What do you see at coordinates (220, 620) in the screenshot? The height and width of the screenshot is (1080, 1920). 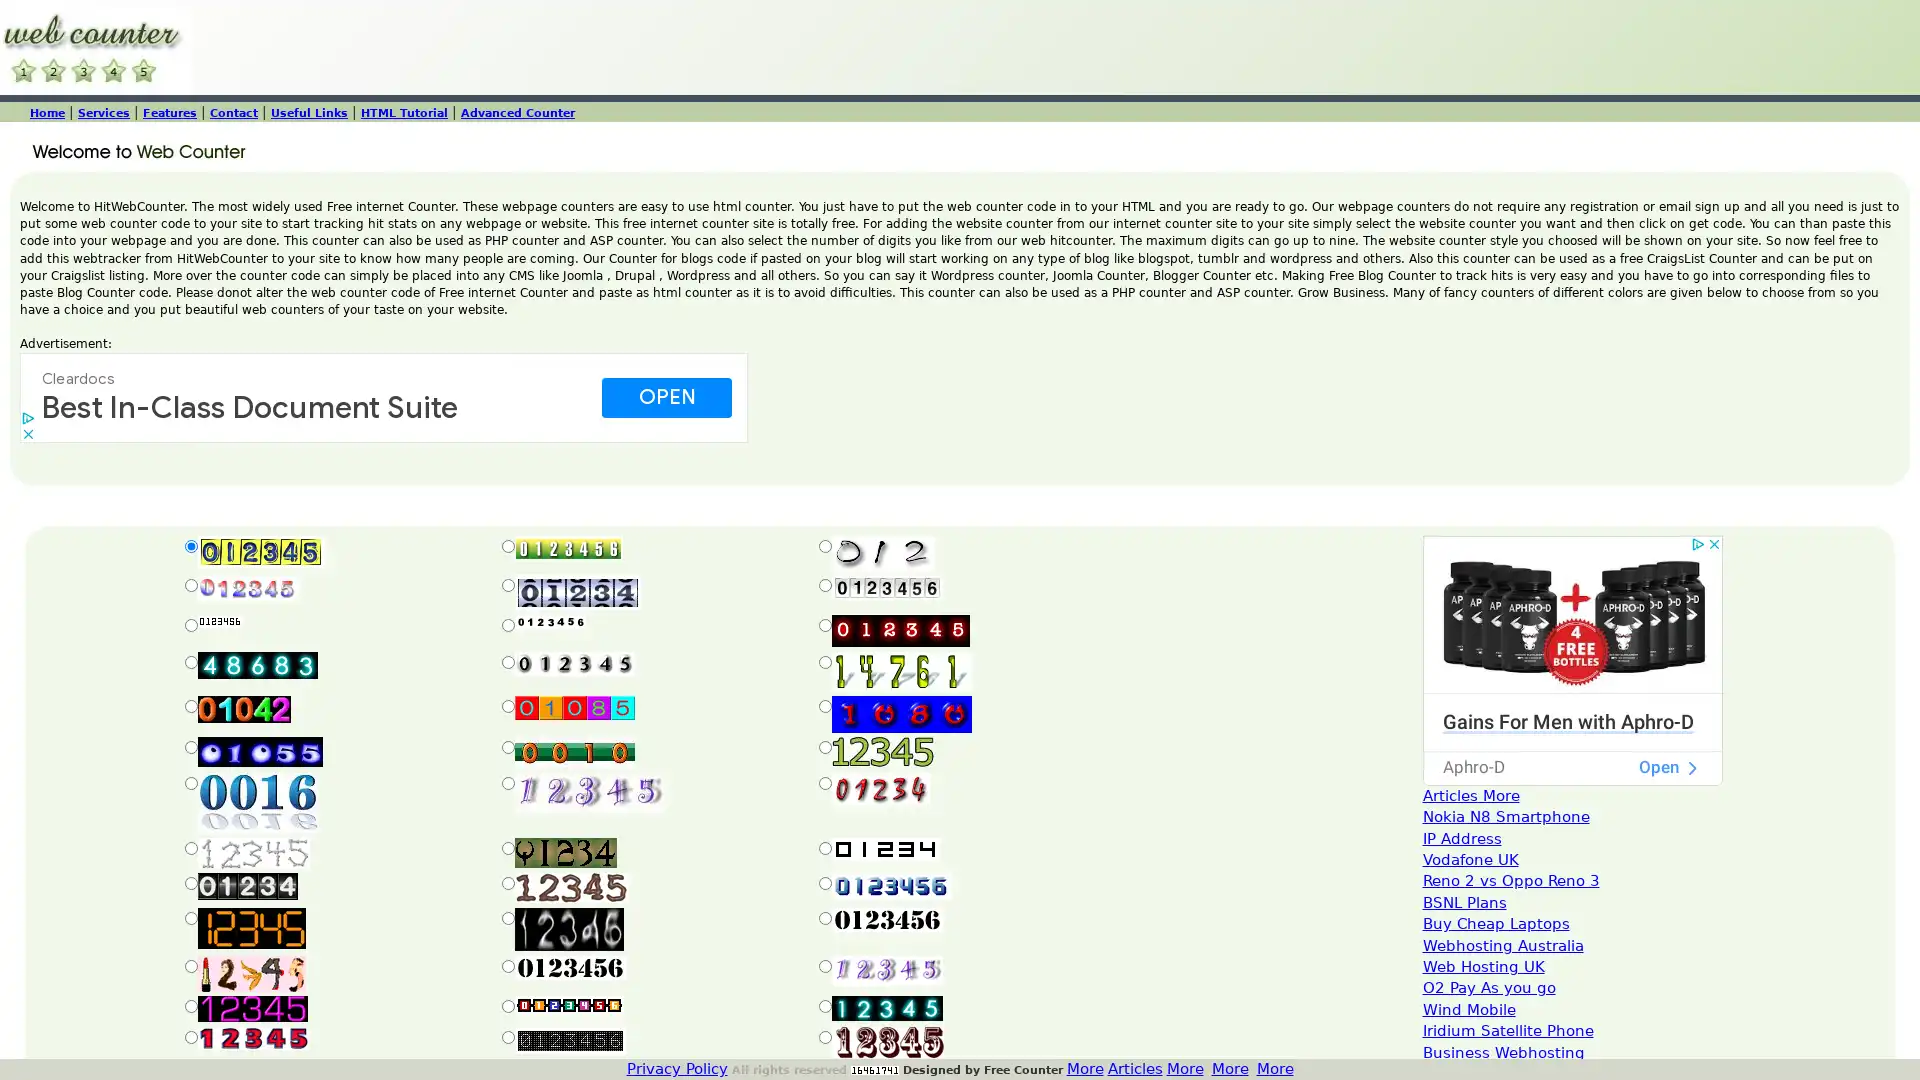 I see `Submit` at bounding box center [220, 620].